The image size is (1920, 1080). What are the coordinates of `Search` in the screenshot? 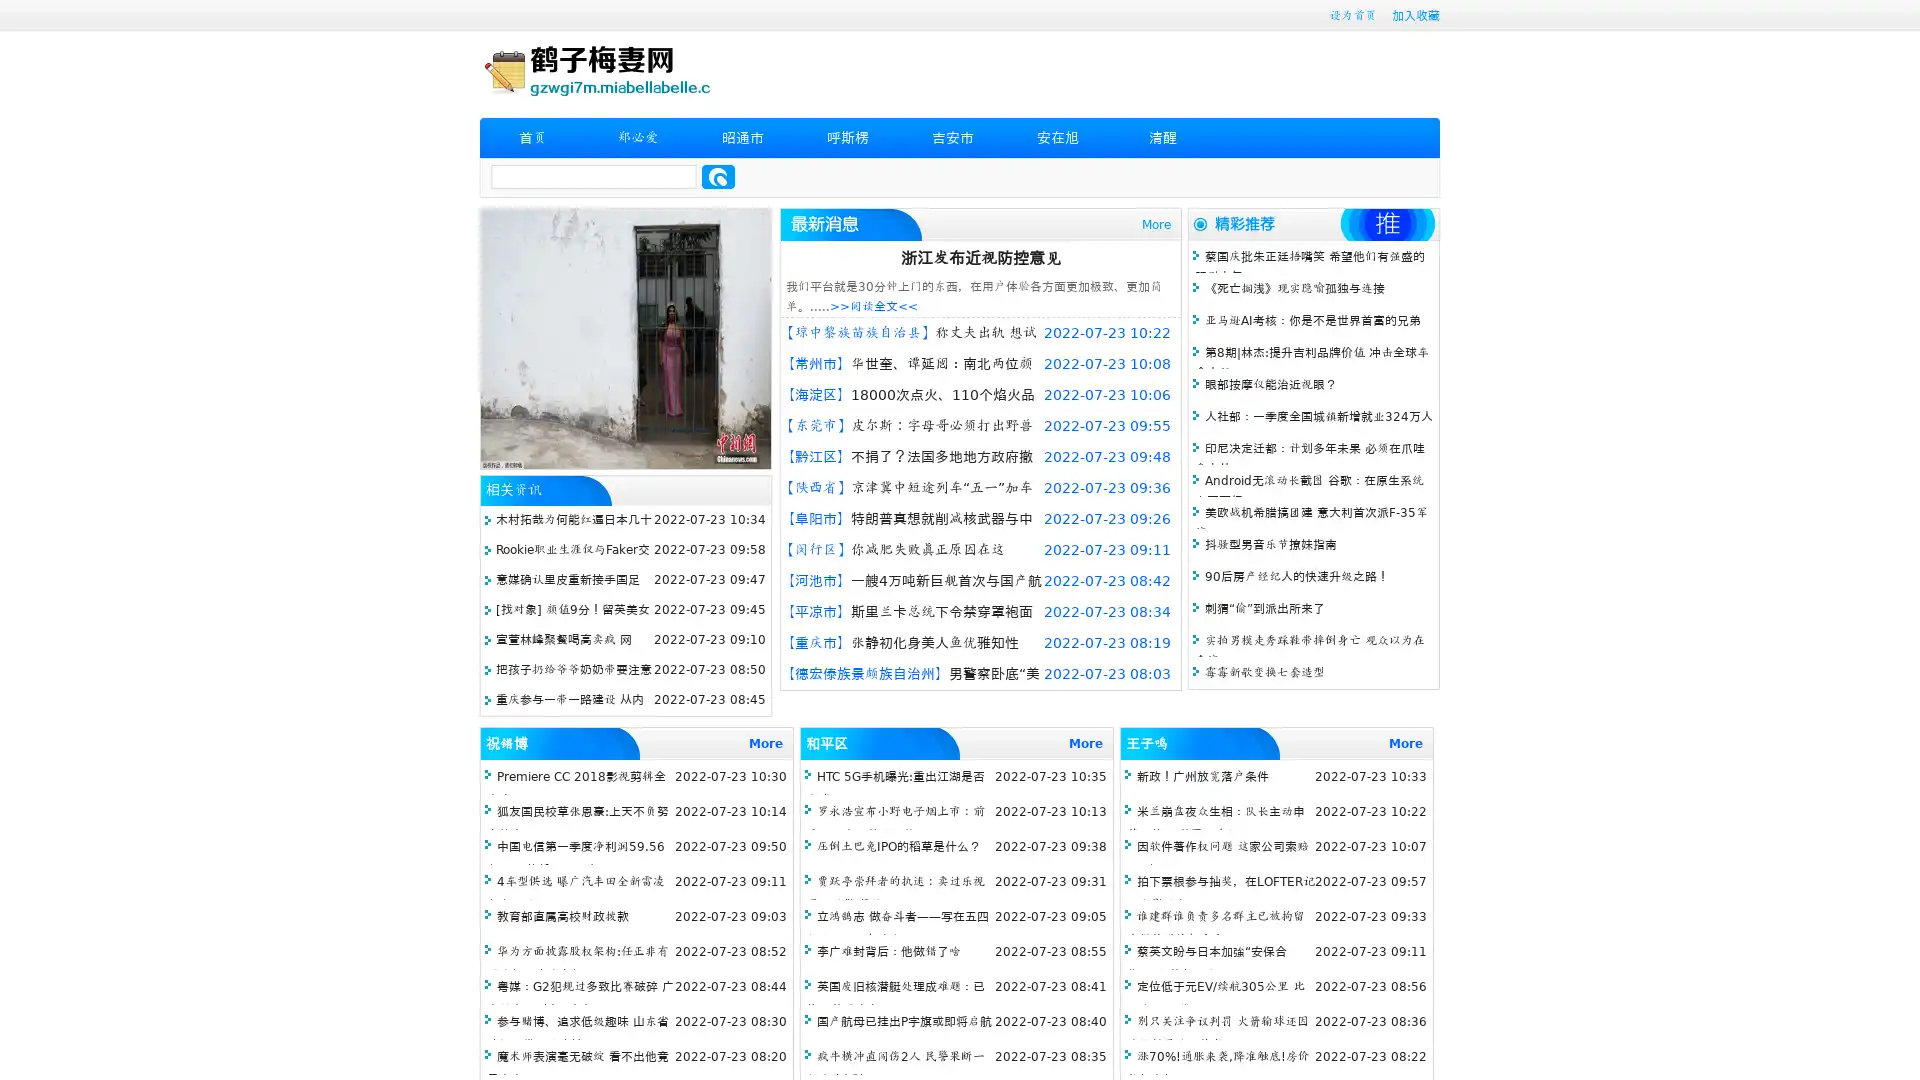 It's located at (718, 176).